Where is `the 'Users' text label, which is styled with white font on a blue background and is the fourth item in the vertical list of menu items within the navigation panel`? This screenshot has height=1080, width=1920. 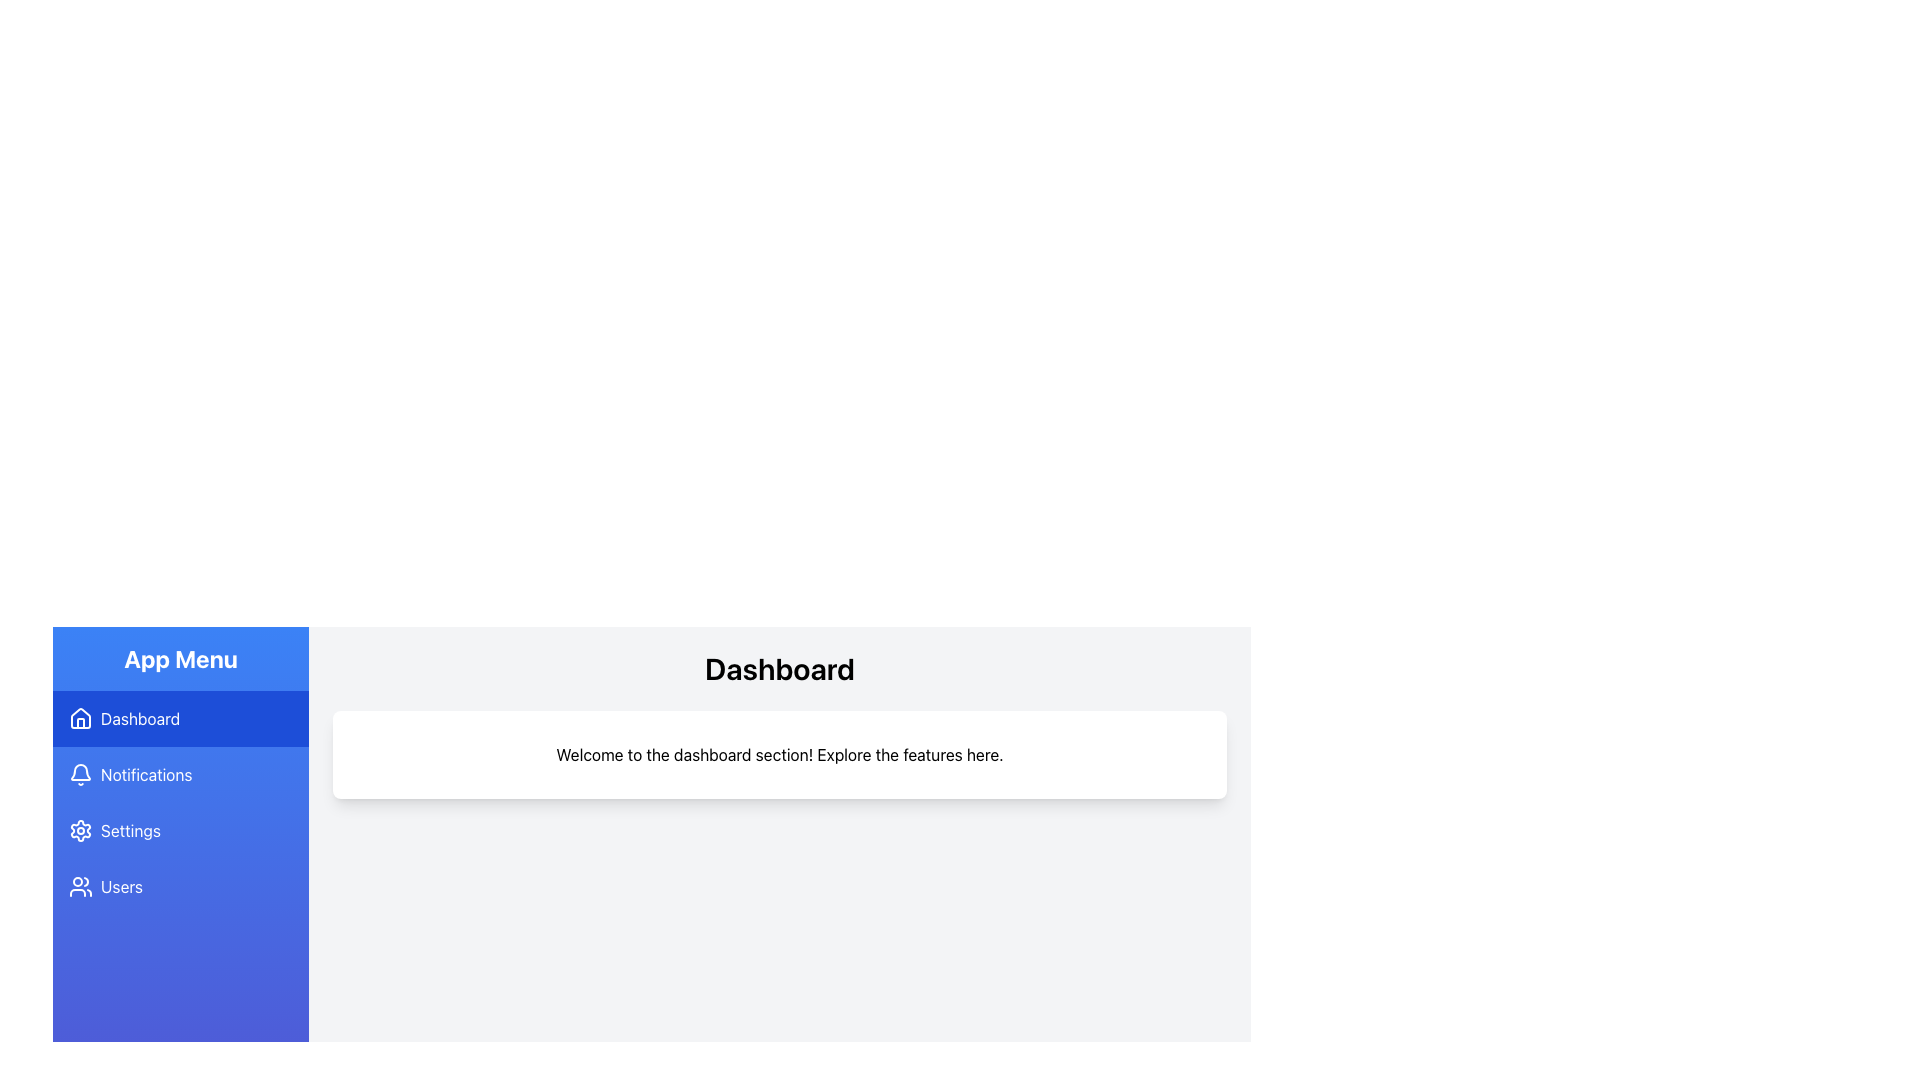
the 'Users' text label, which is styled with white font on a blue background and is the fourth item in the vertical list of menu items within the navigation panel is located at coordinates (121, 886).